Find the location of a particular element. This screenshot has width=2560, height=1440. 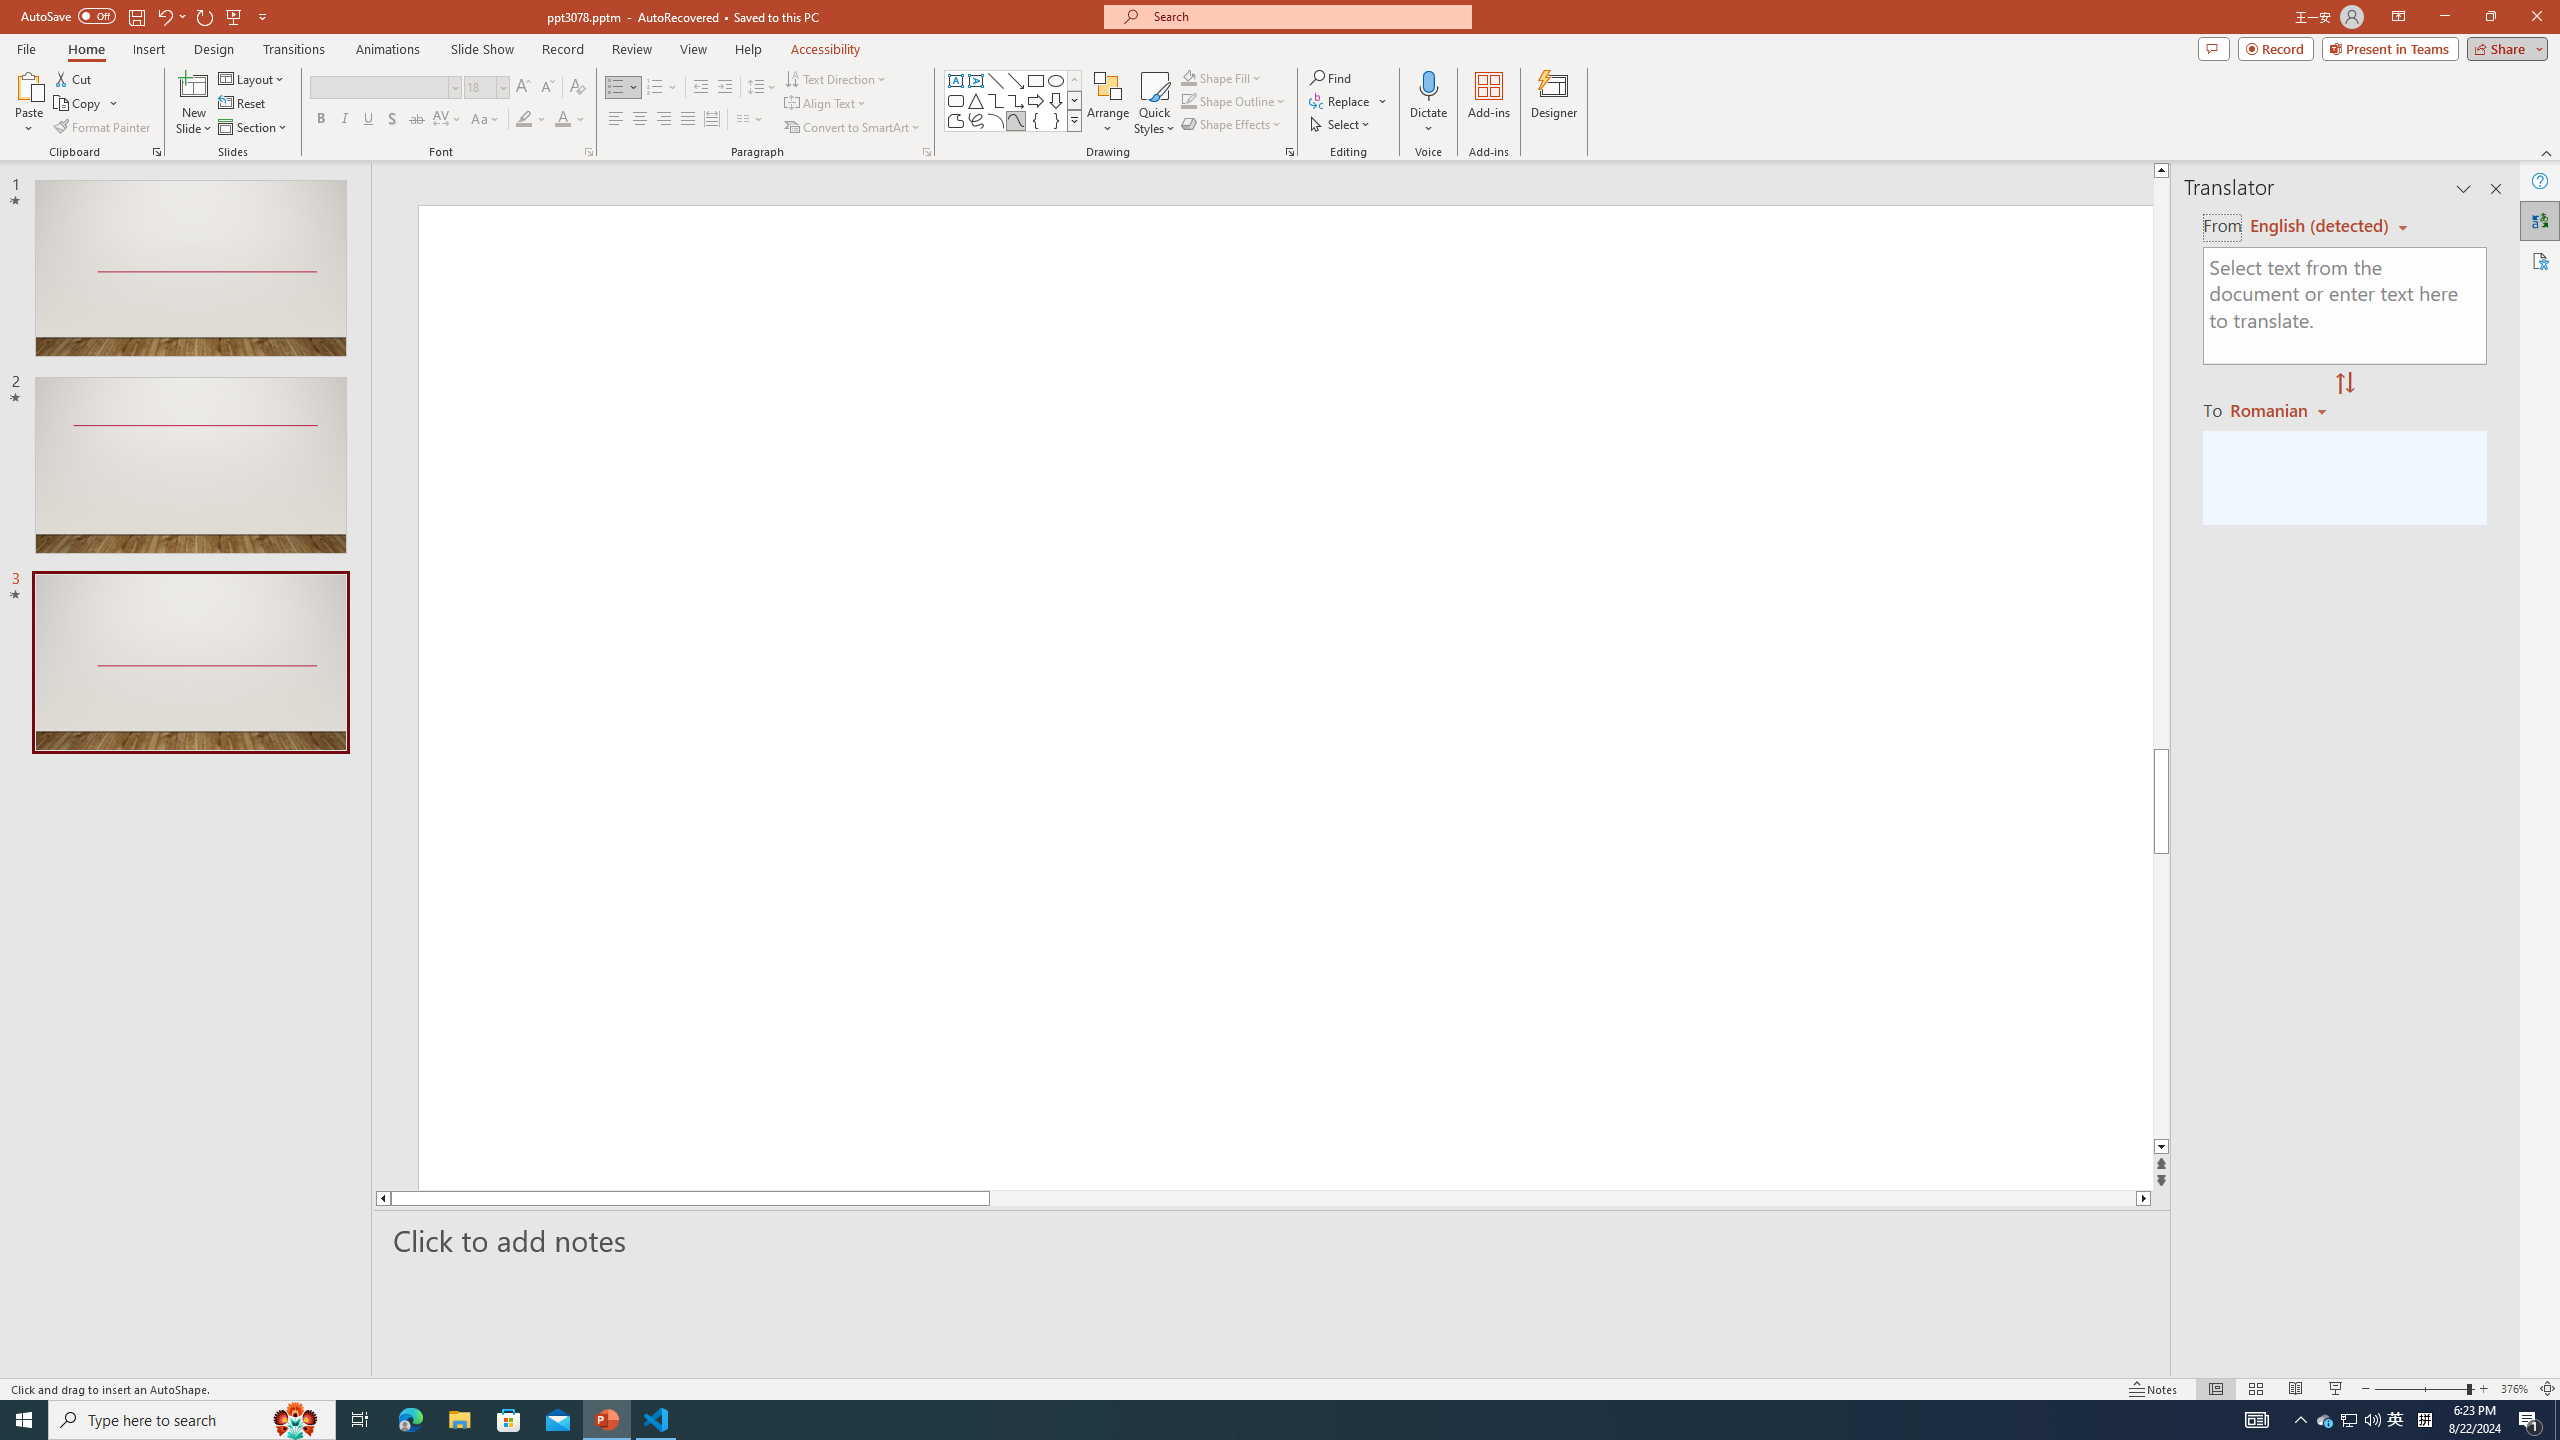

'Font Size' is located at coordinates (481, 87).